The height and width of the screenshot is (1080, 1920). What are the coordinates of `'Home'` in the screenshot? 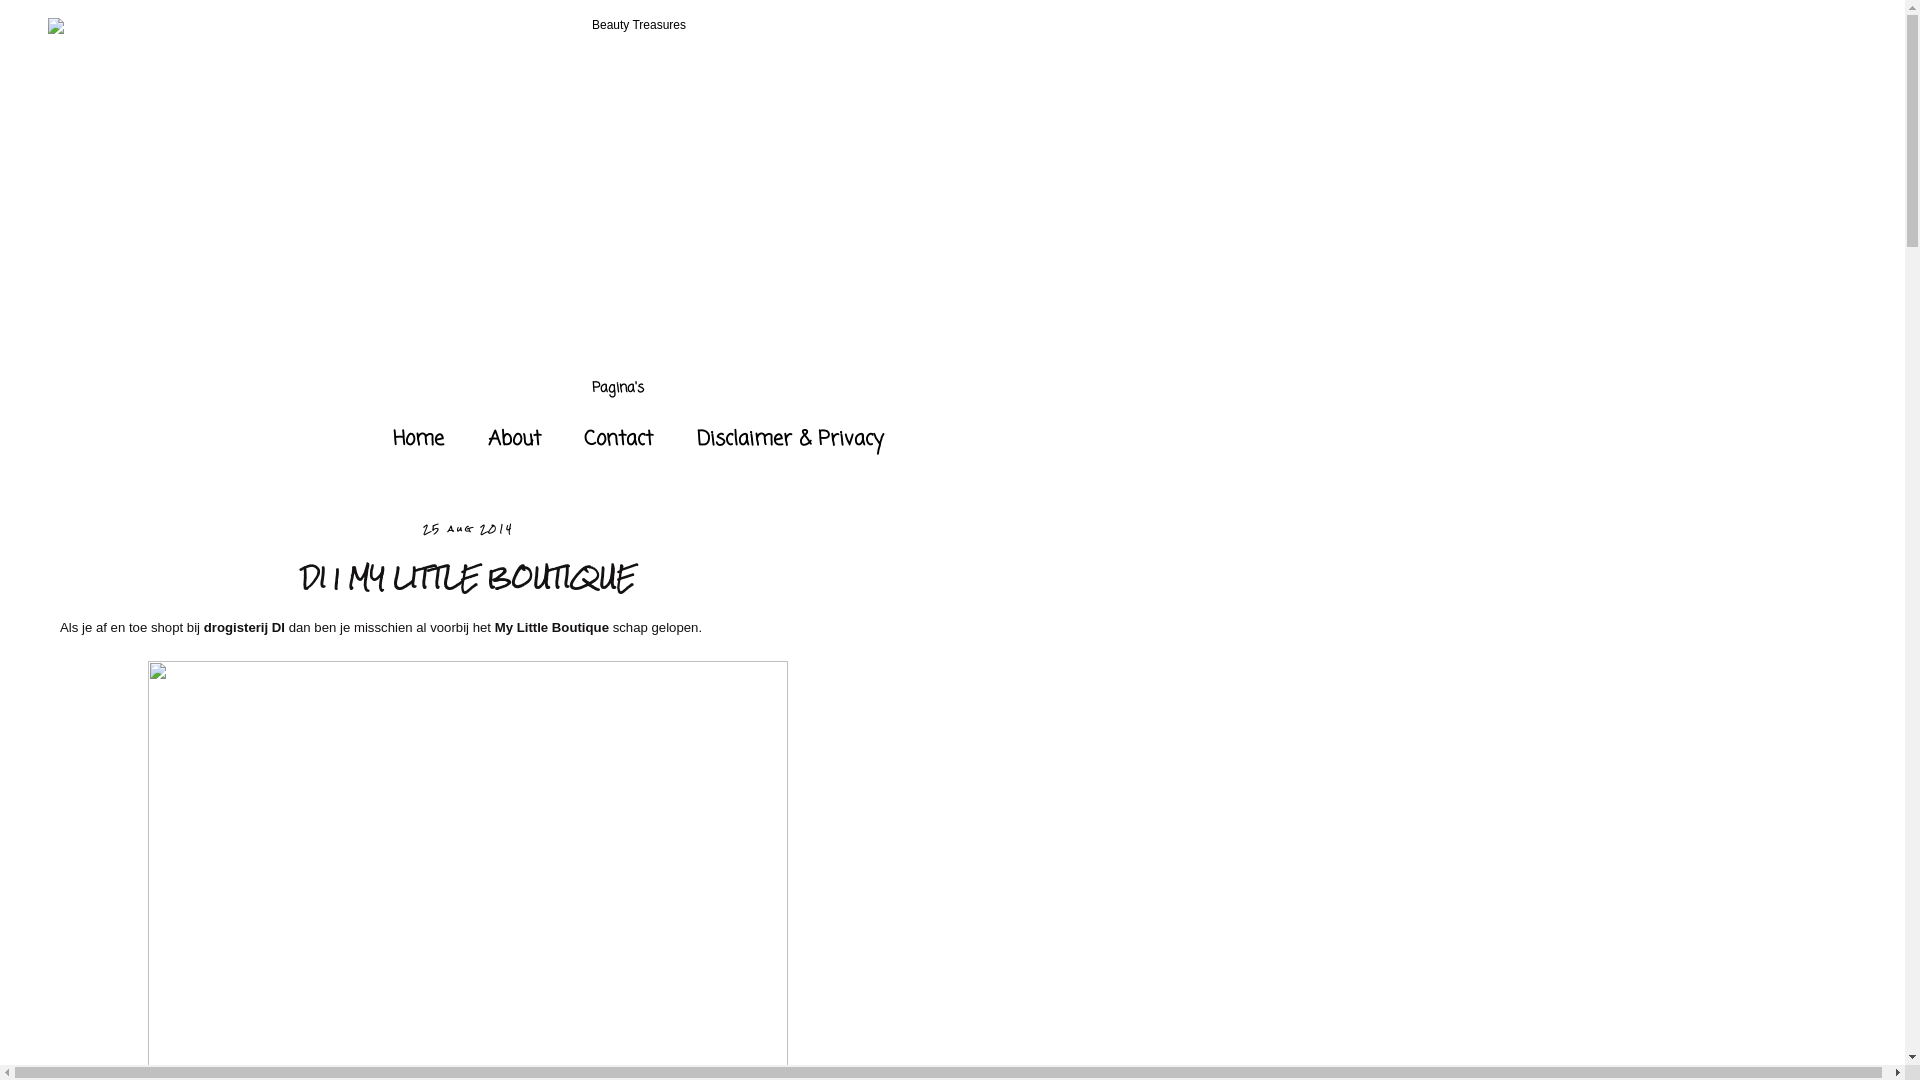 It's located at (373, 438).